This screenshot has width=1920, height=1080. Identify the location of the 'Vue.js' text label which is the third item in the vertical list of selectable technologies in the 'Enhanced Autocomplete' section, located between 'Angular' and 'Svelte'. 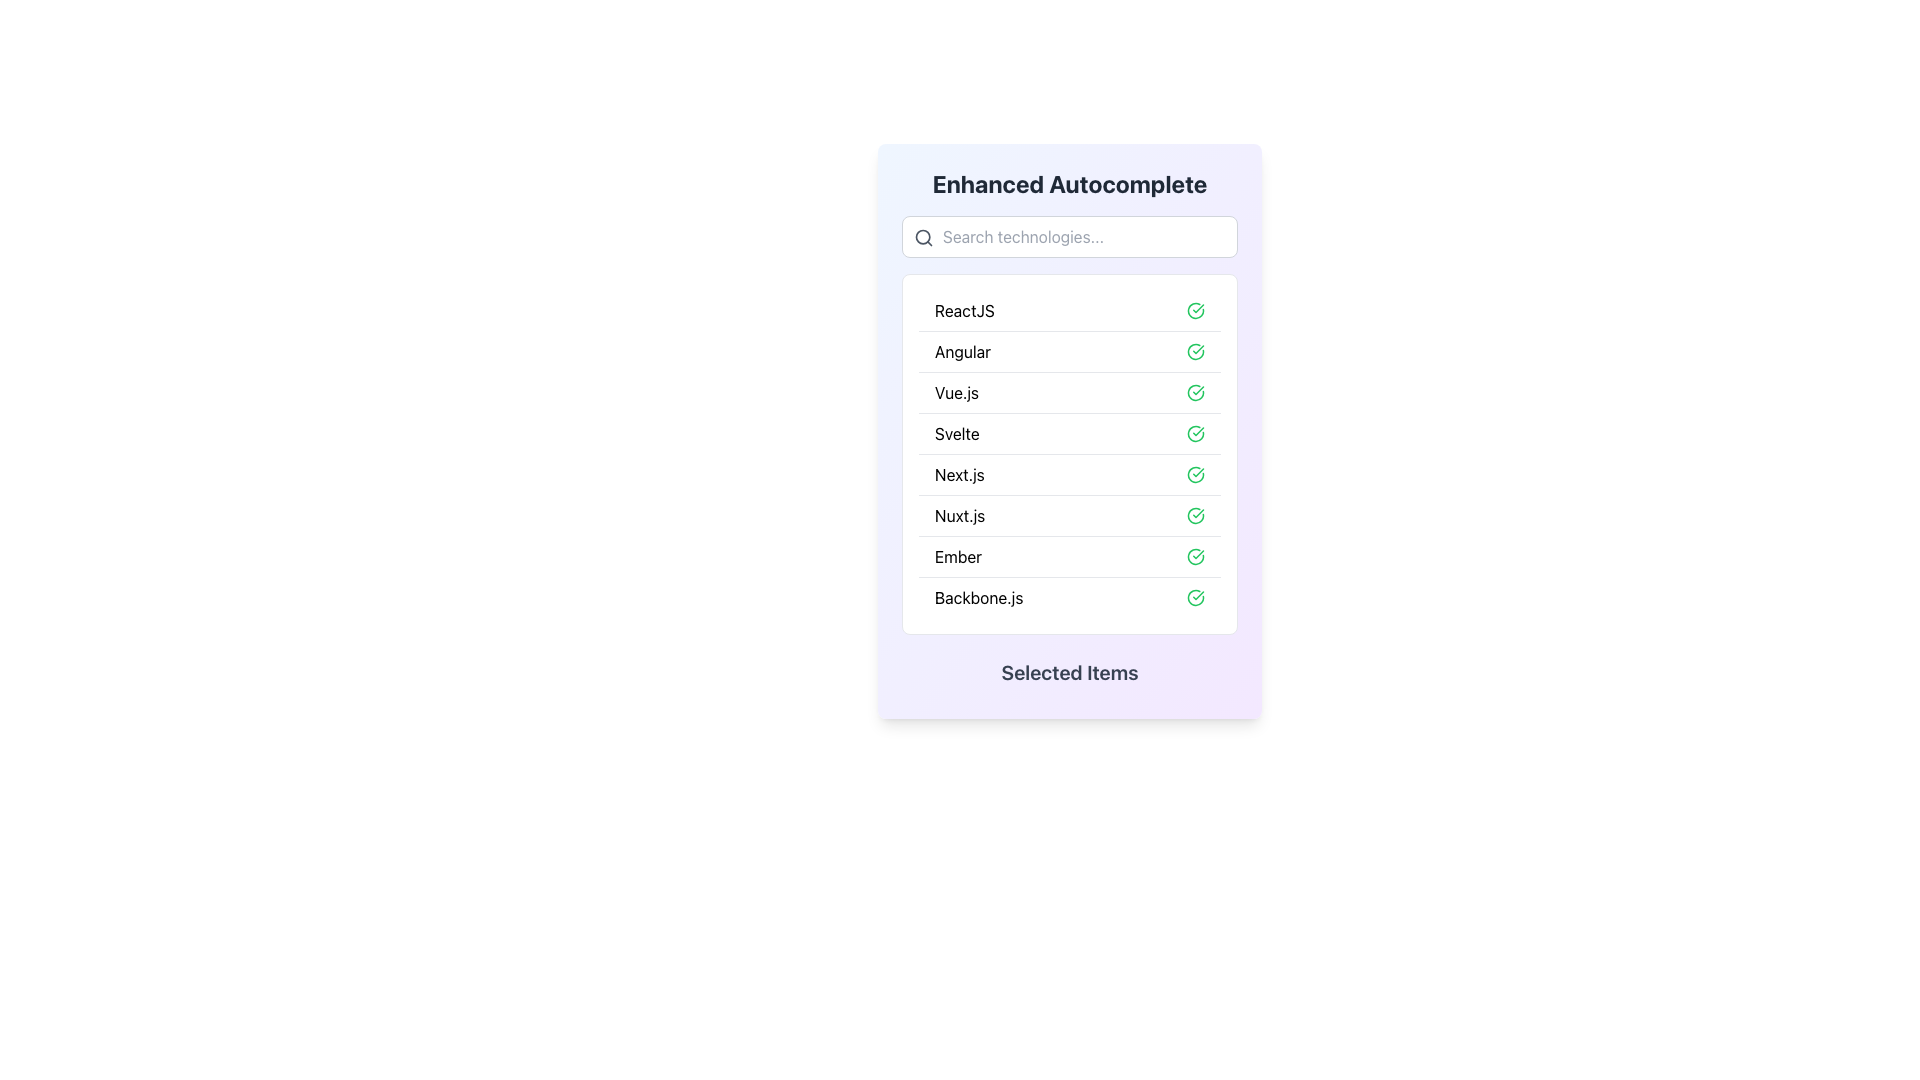
(956, 393).